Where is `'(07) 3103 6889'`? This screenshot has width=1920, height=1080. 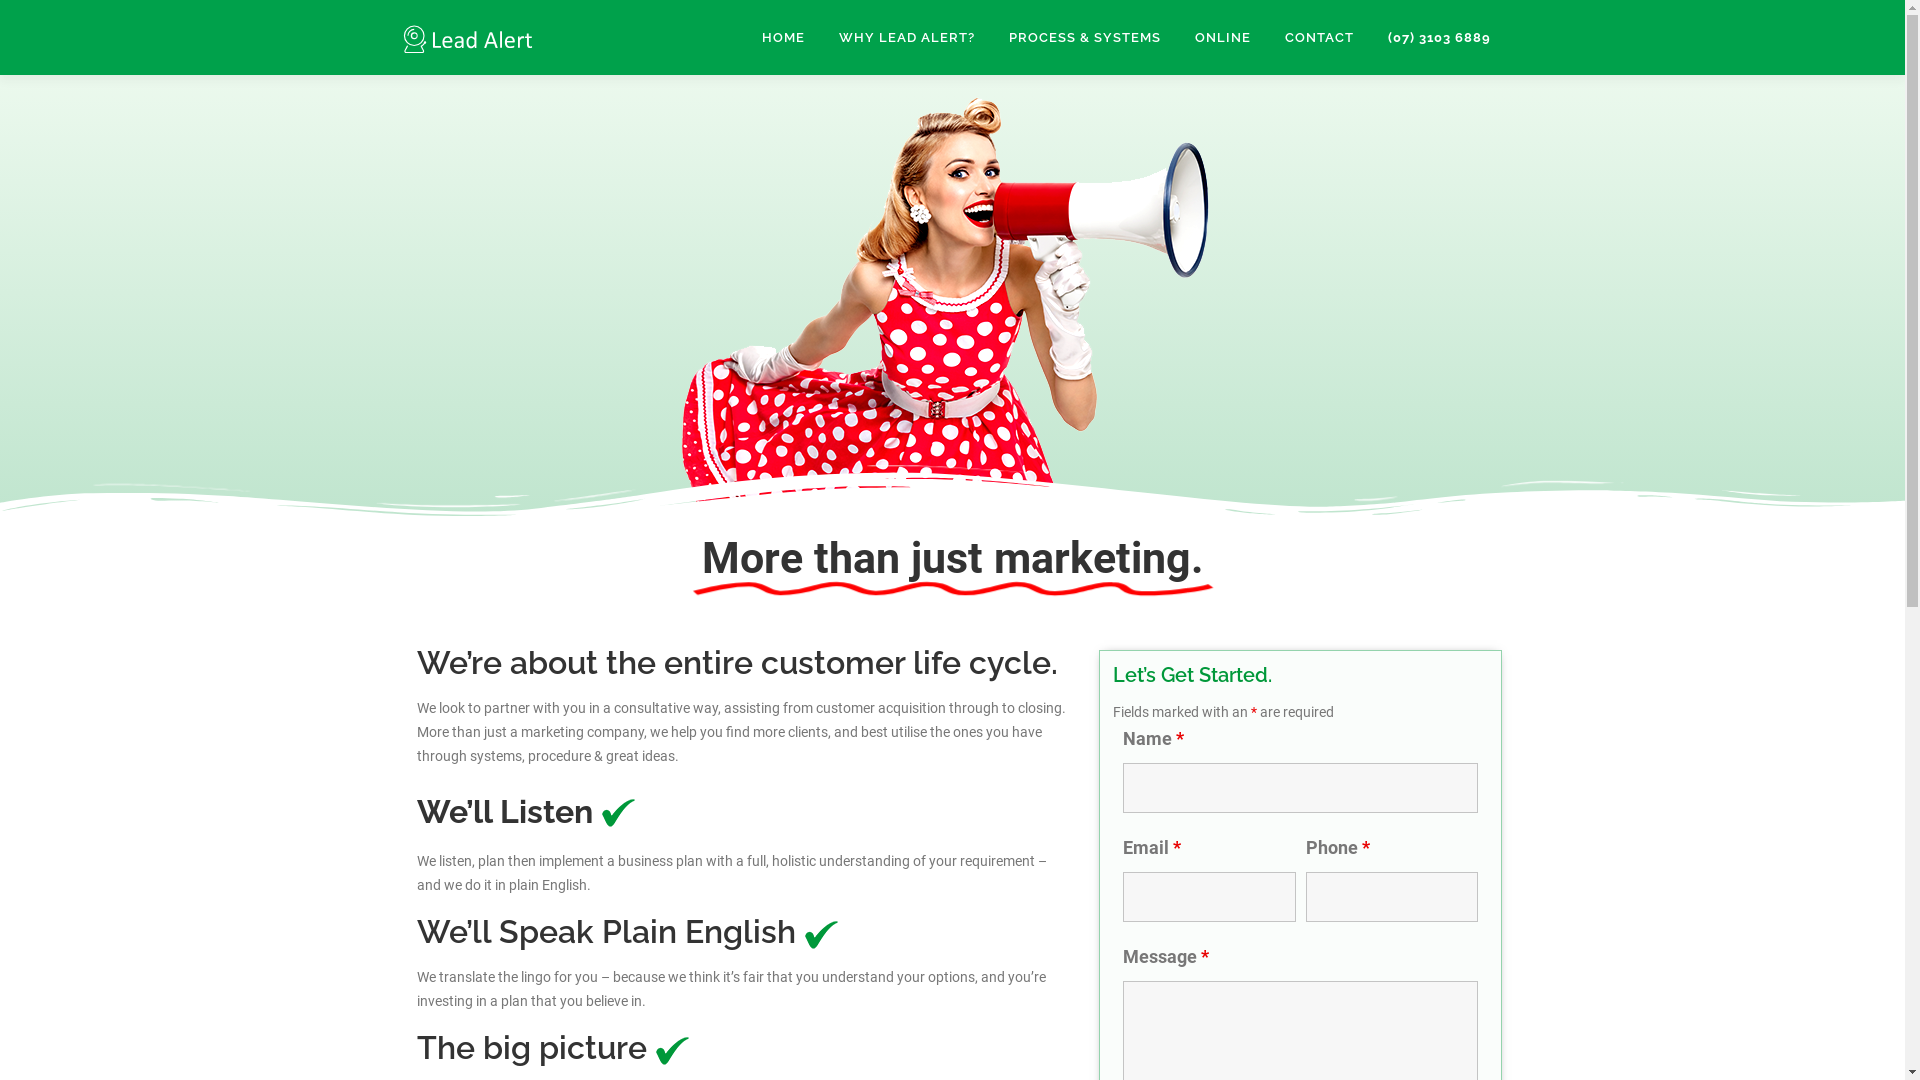
'(07) 3103 6889' is located at coordinates (1437, 37).